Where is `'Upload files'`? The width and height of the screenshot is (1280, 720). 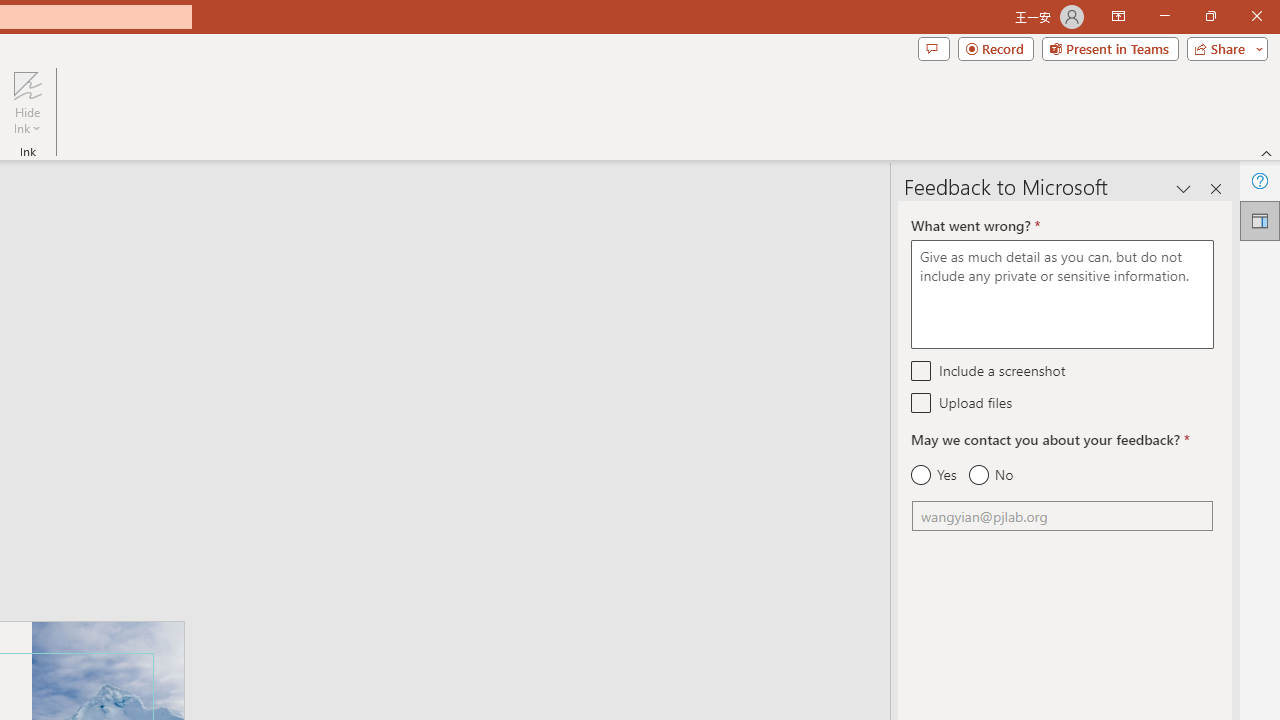
'Upload files' is located at coordinates (920, 402).